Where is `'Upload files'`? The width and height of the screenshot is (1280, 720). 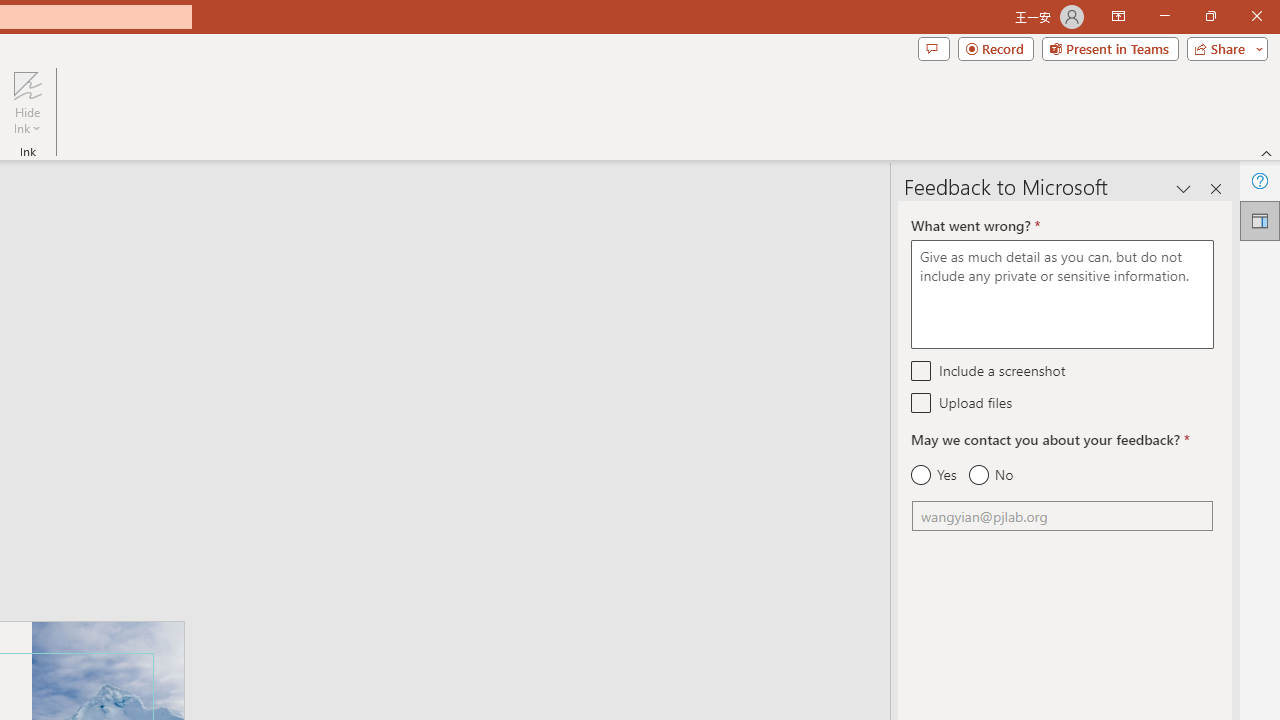
'Upload files' is located at coordinates (920, 402).